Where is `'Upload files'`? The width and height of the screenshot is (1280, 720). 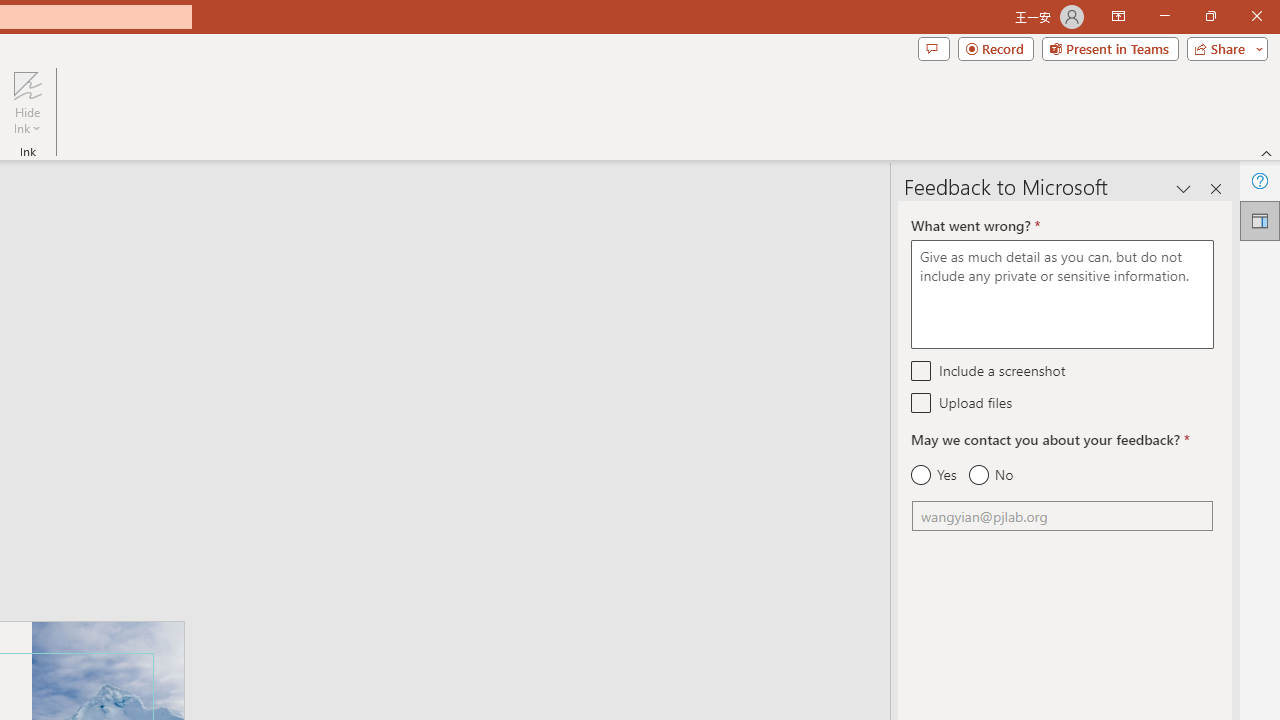
'Upload files' is located at coordinates (920, 402).